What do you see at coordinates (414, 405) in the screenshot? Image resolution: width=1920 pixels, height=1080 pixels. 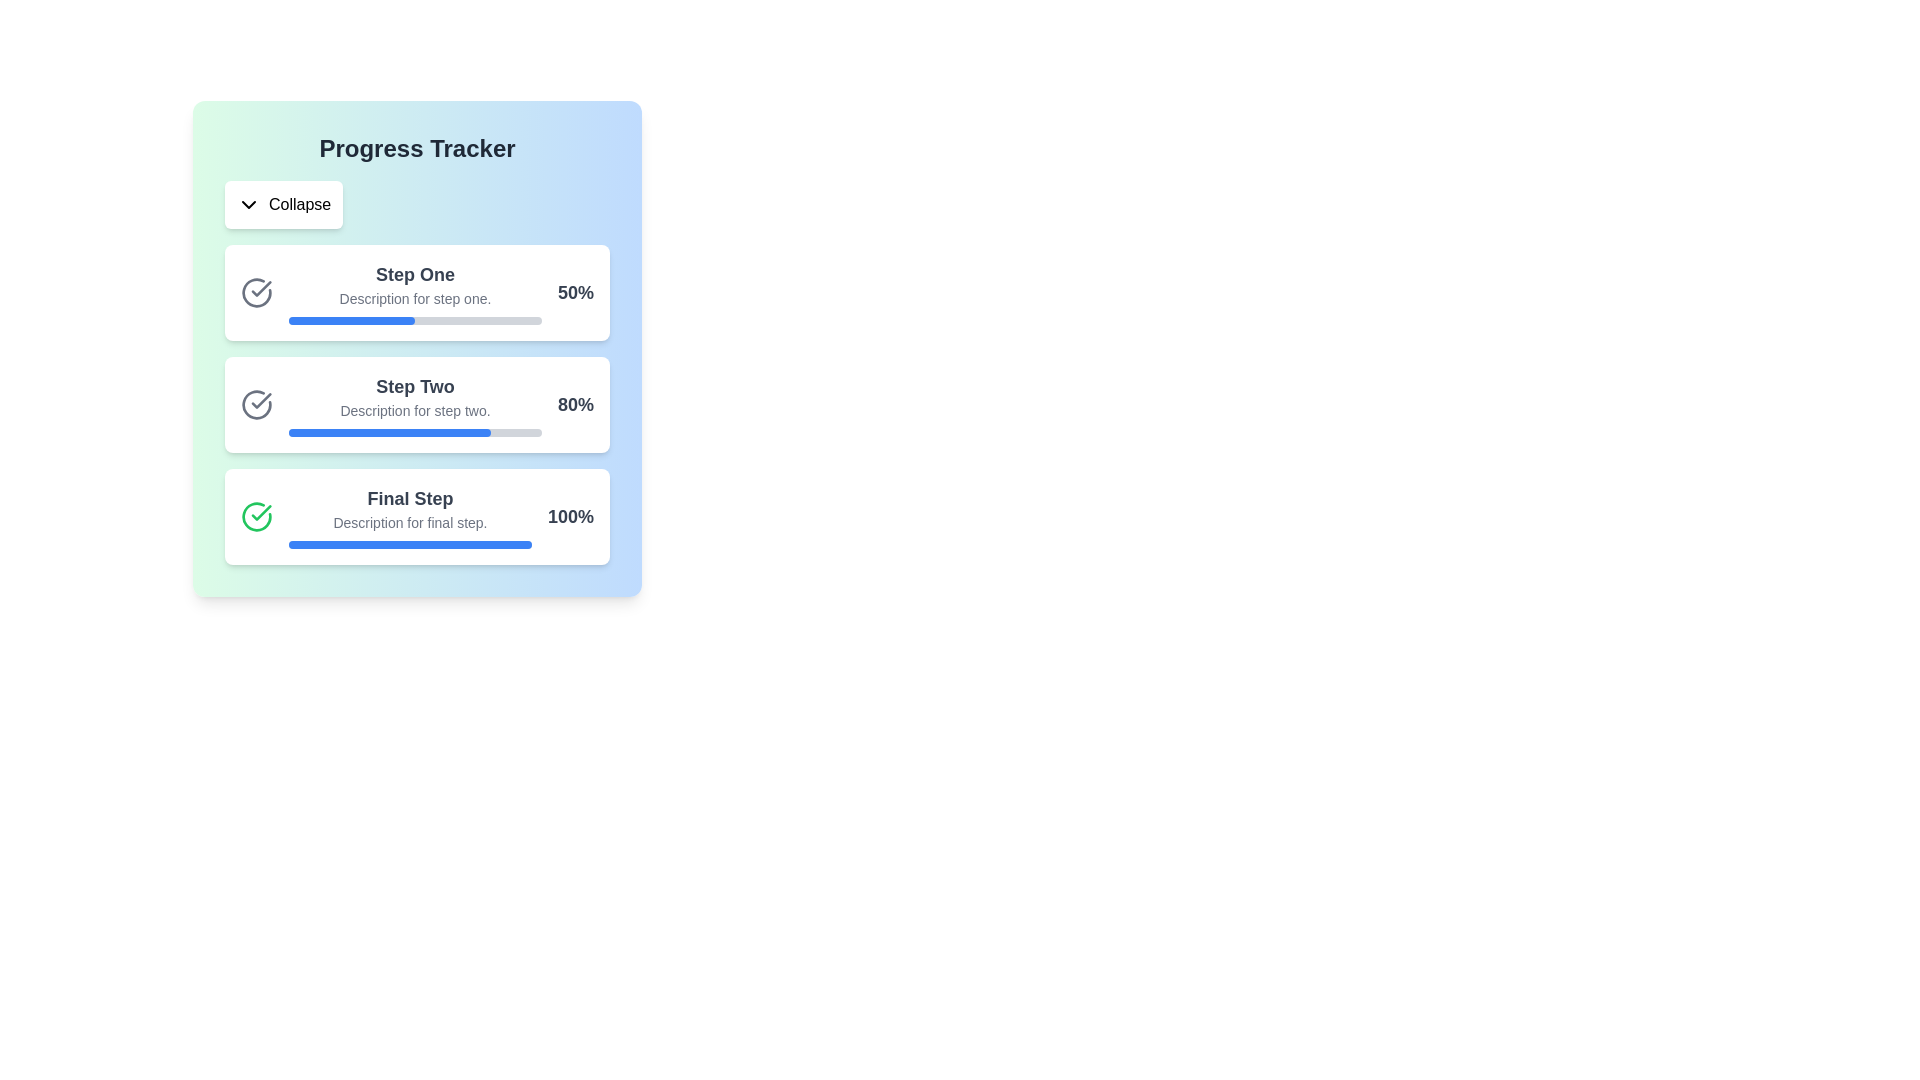 I see `step title and description from the second progress tracker step item, which is centrally located in the progress tracker interface` at bounding box center [414, 405].